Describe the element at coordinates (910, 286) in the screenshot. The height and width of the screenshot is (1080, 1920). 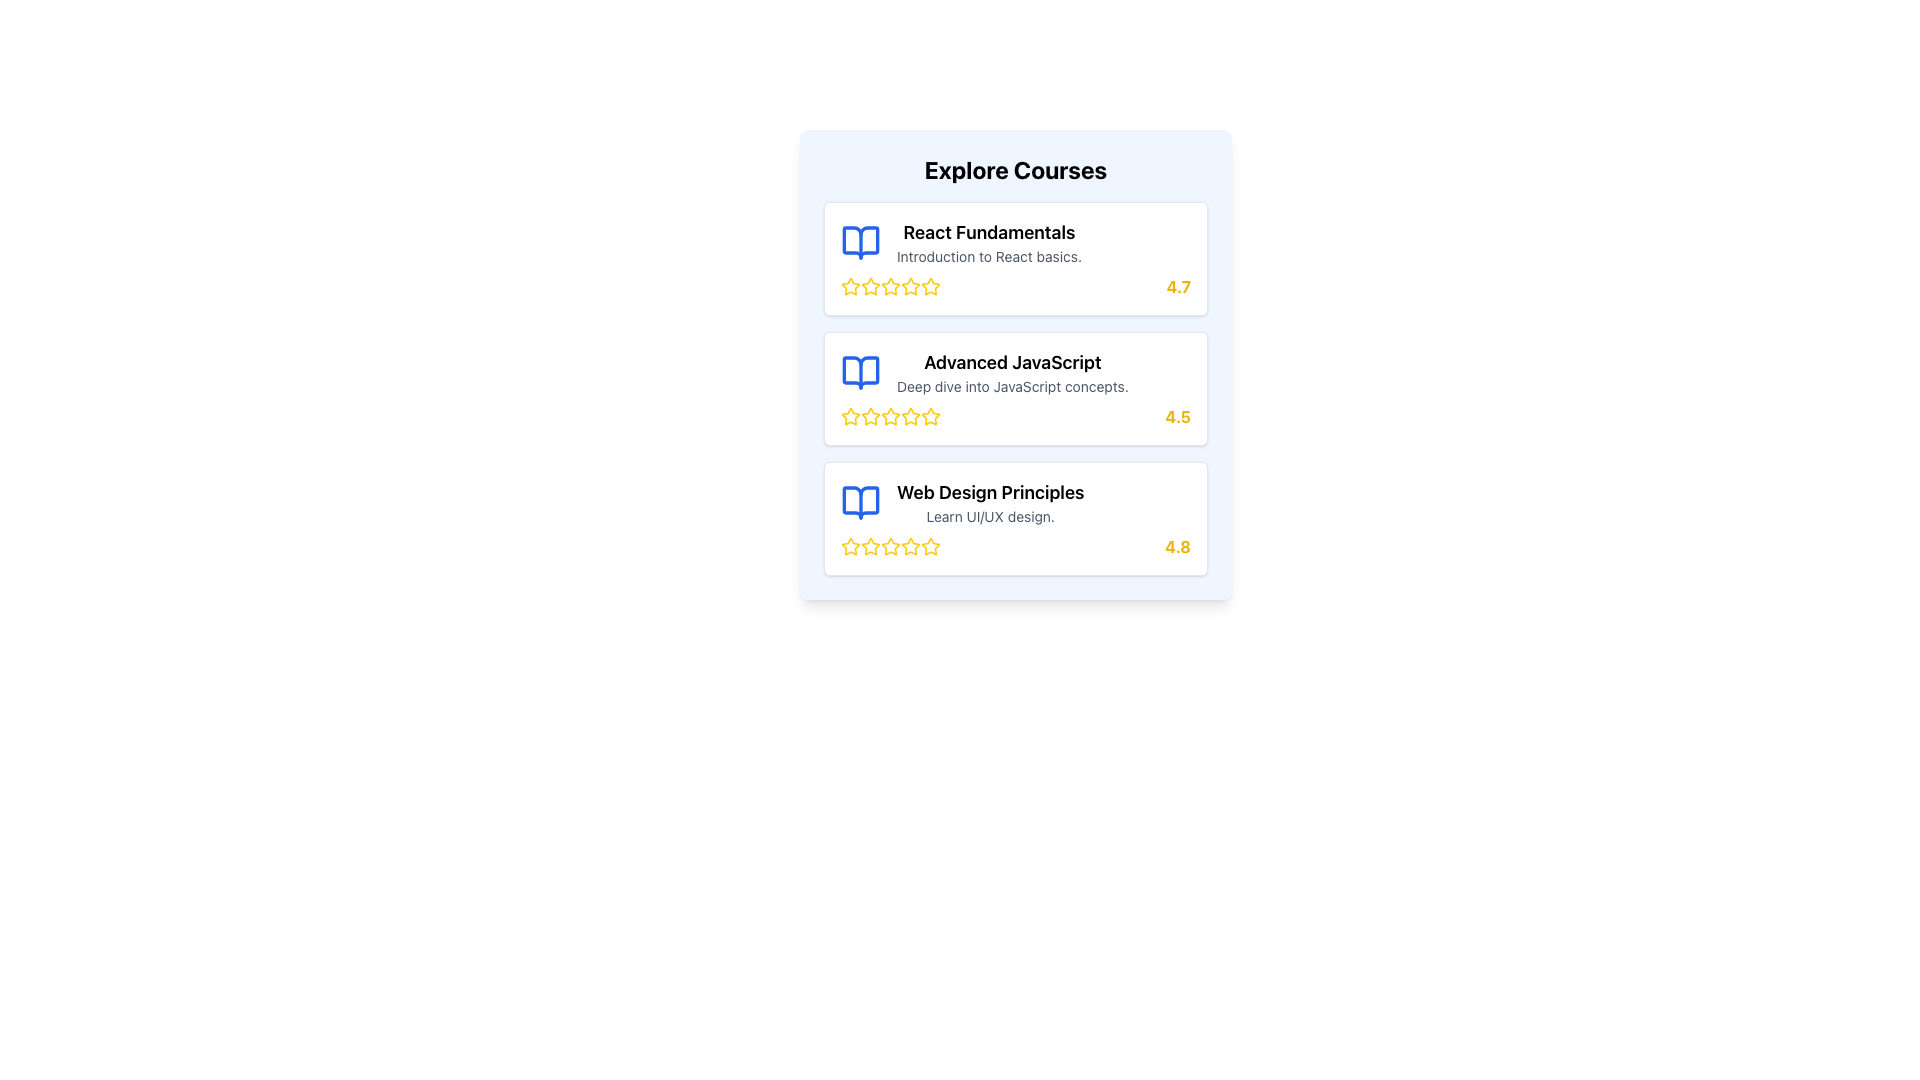
I see `the fifth star-shaped icon with a yellow fill and black outline, associated with the rating system for the 'React Fundamentals' course` at that location.